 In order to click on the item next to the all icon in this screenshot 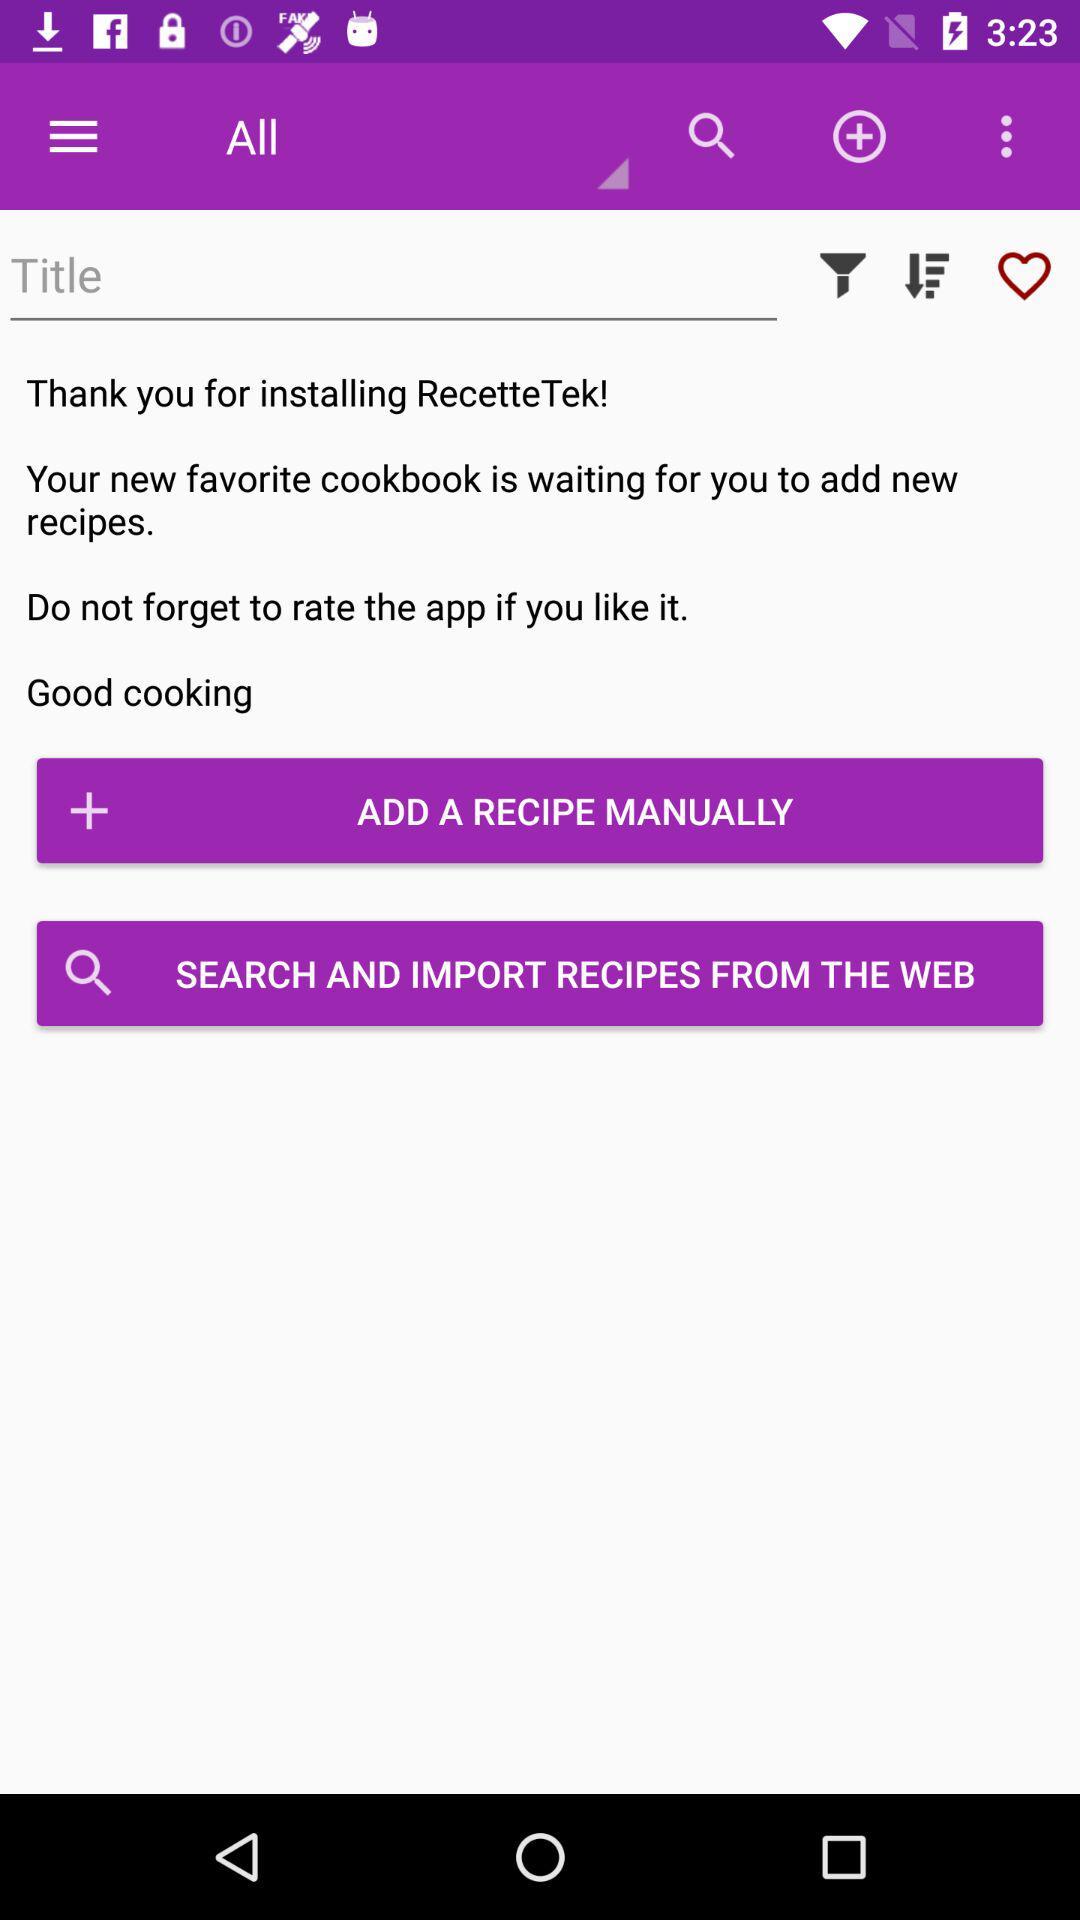, I will do `click(72, 135)`.